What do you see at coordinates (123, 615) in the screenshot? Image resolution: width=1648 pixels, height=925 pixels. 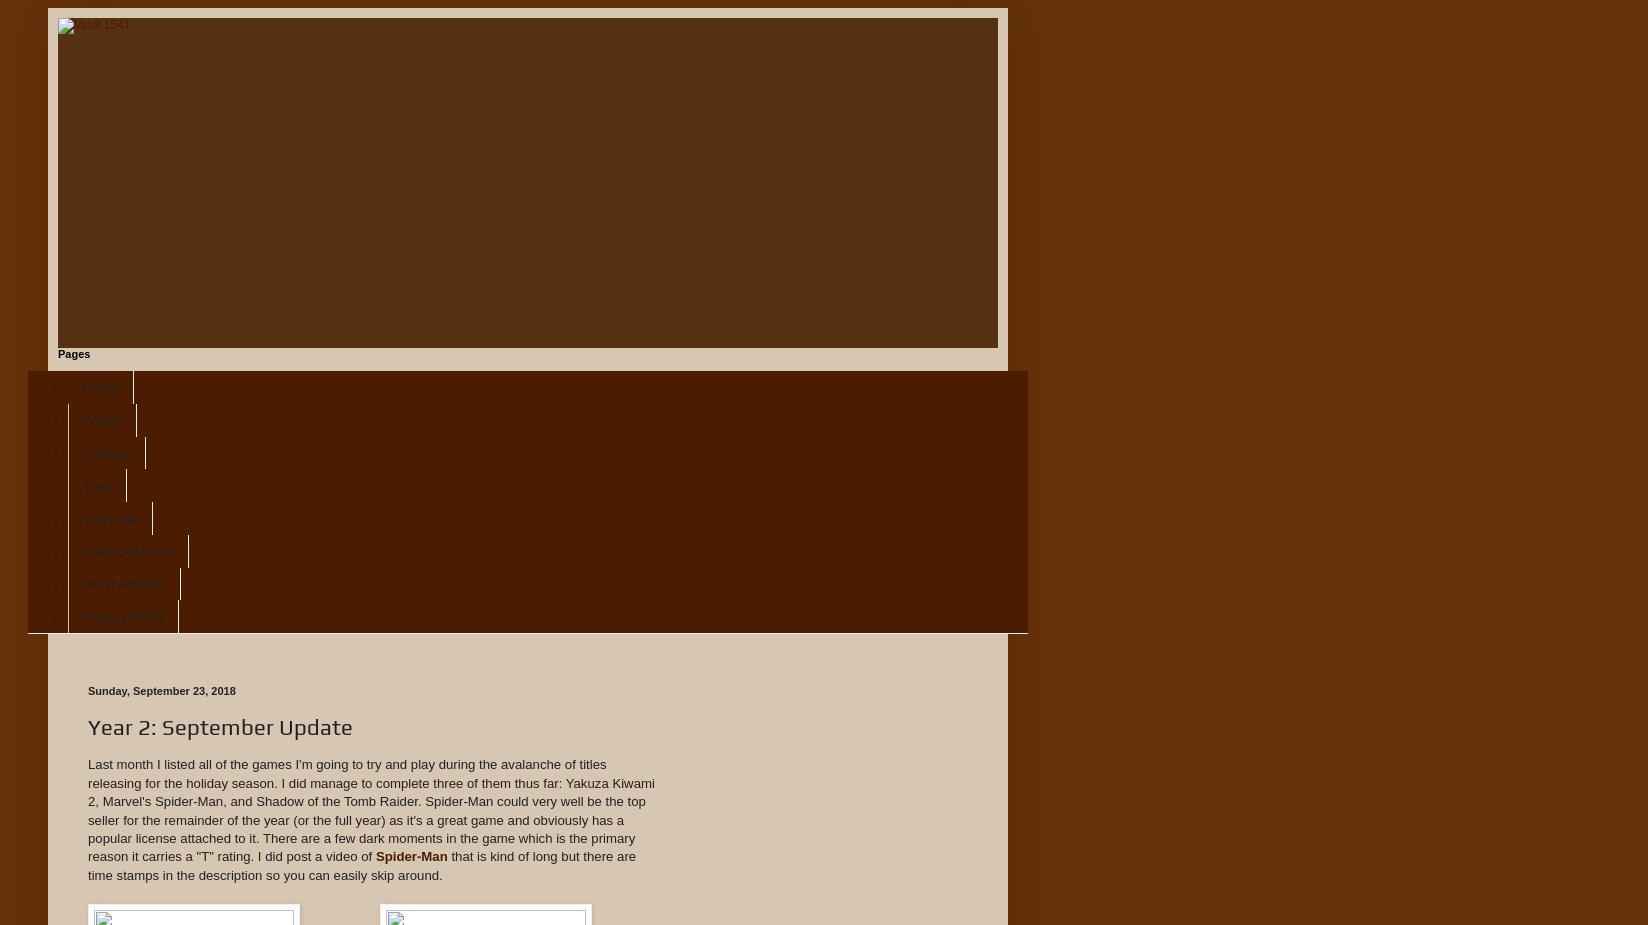 I see `'Privacy Policy'` at bounding box center [123, 615].